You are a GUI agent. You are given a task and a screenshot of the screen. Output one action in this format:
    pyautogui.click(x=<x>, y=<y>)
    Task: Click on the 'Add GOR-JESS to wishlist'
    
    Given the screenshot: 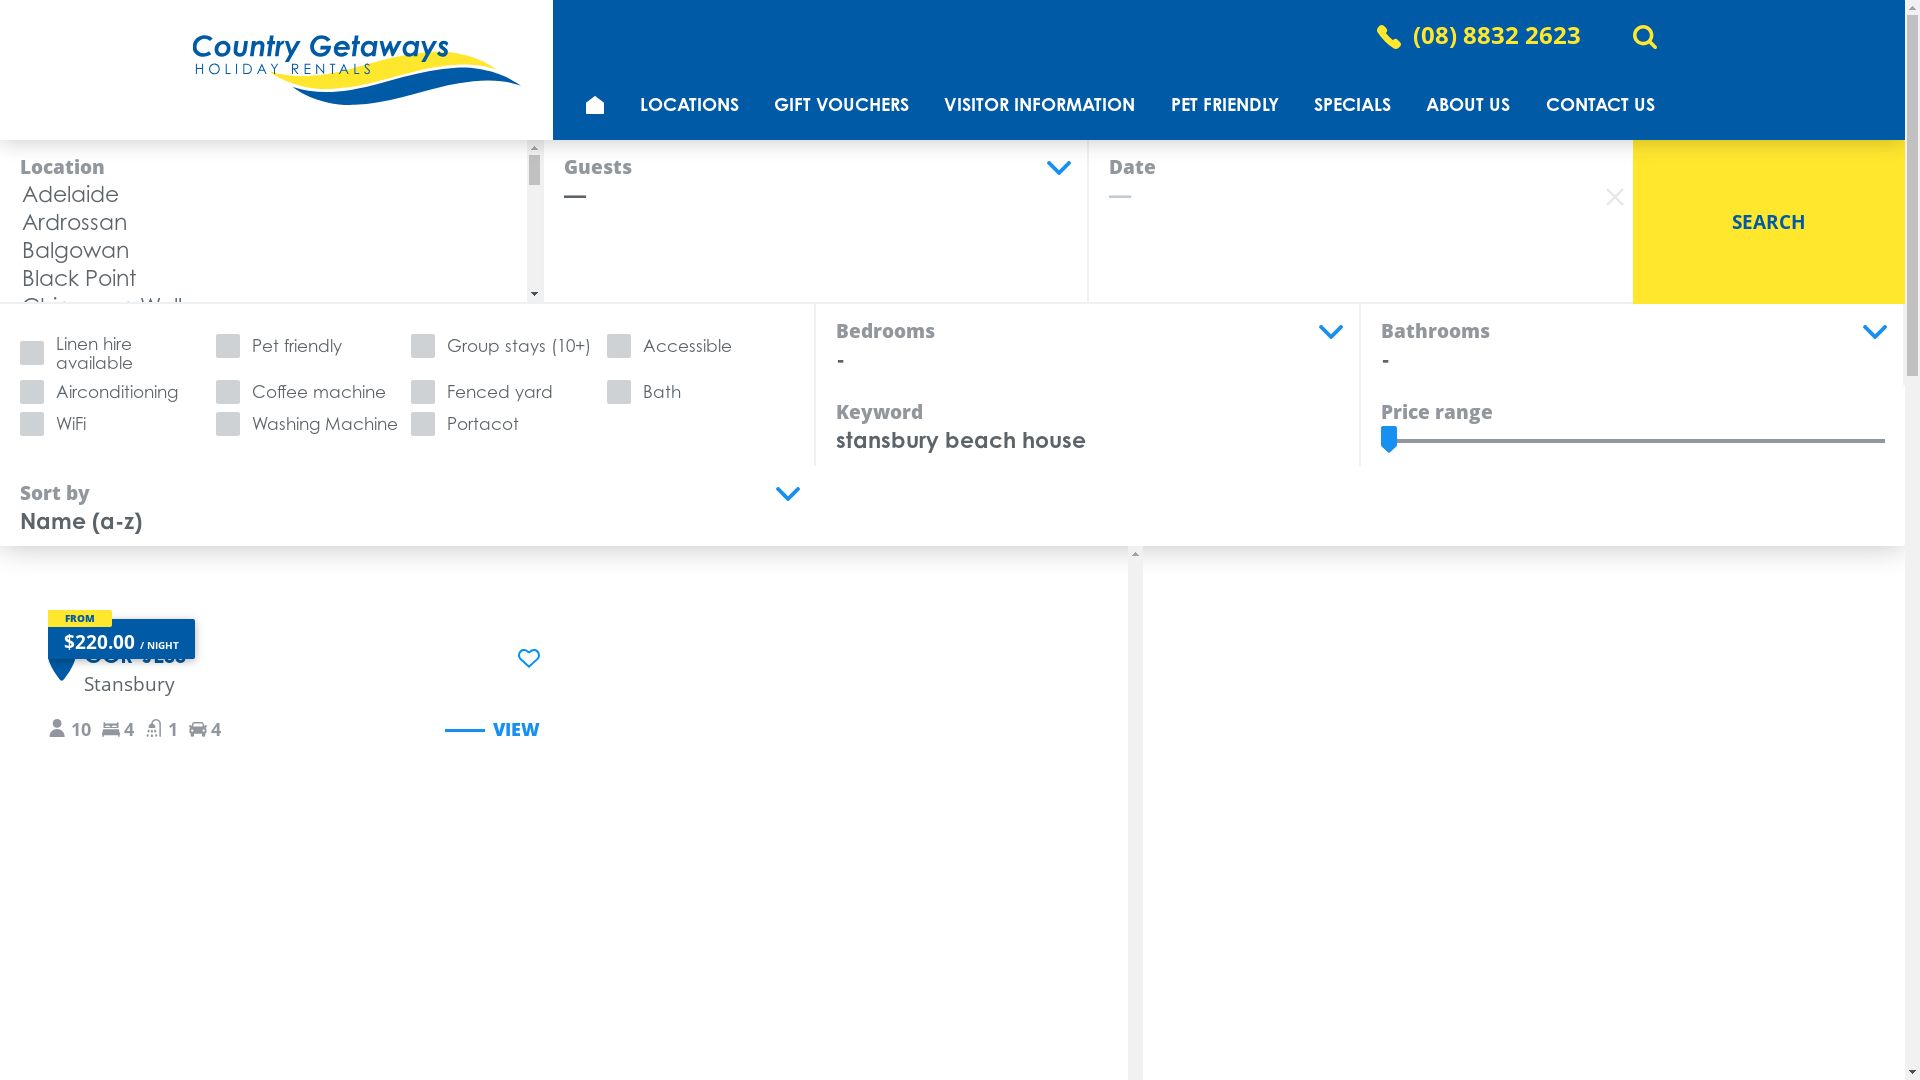 What is the action you would take?
    pyautogui.click(x=528, y=657)
    